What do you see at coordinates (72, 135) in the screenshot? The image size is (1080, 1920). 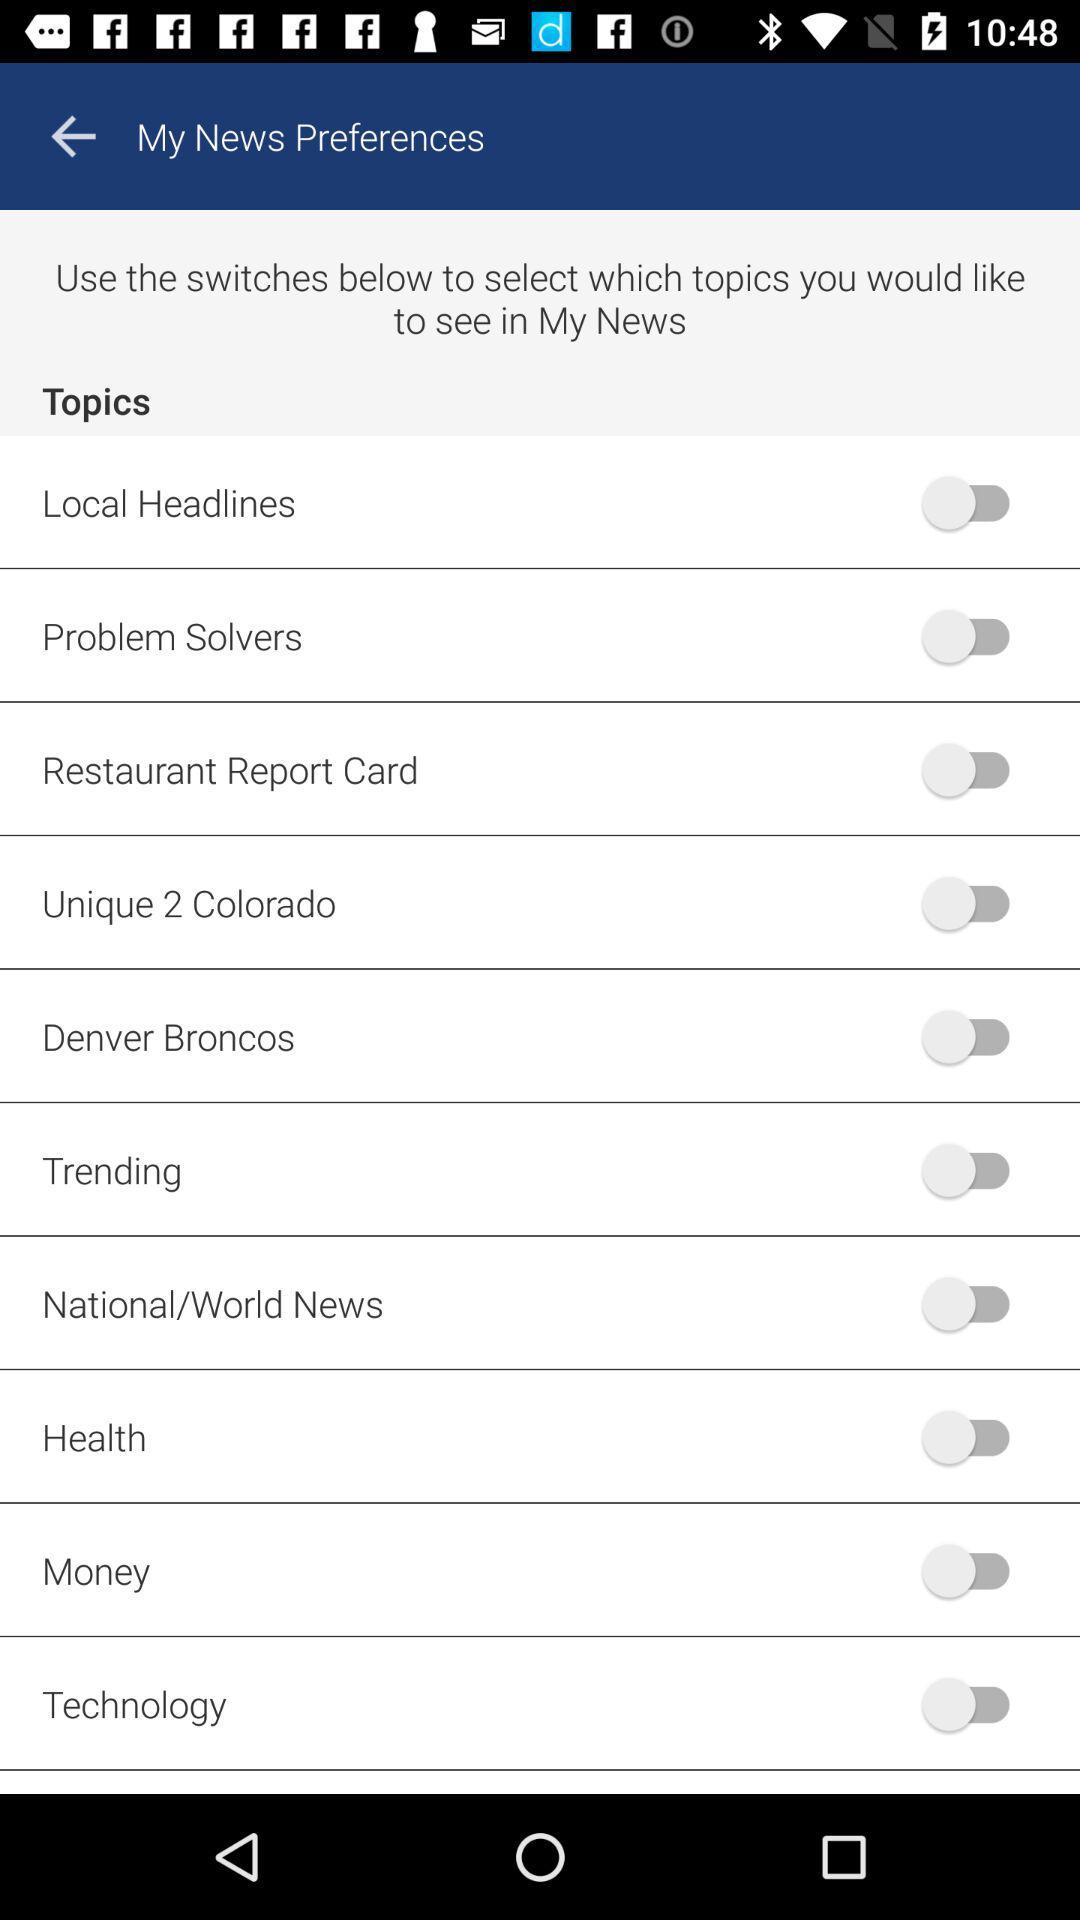 I see `the arrow_backward icon` at bounding box center [72, 135].